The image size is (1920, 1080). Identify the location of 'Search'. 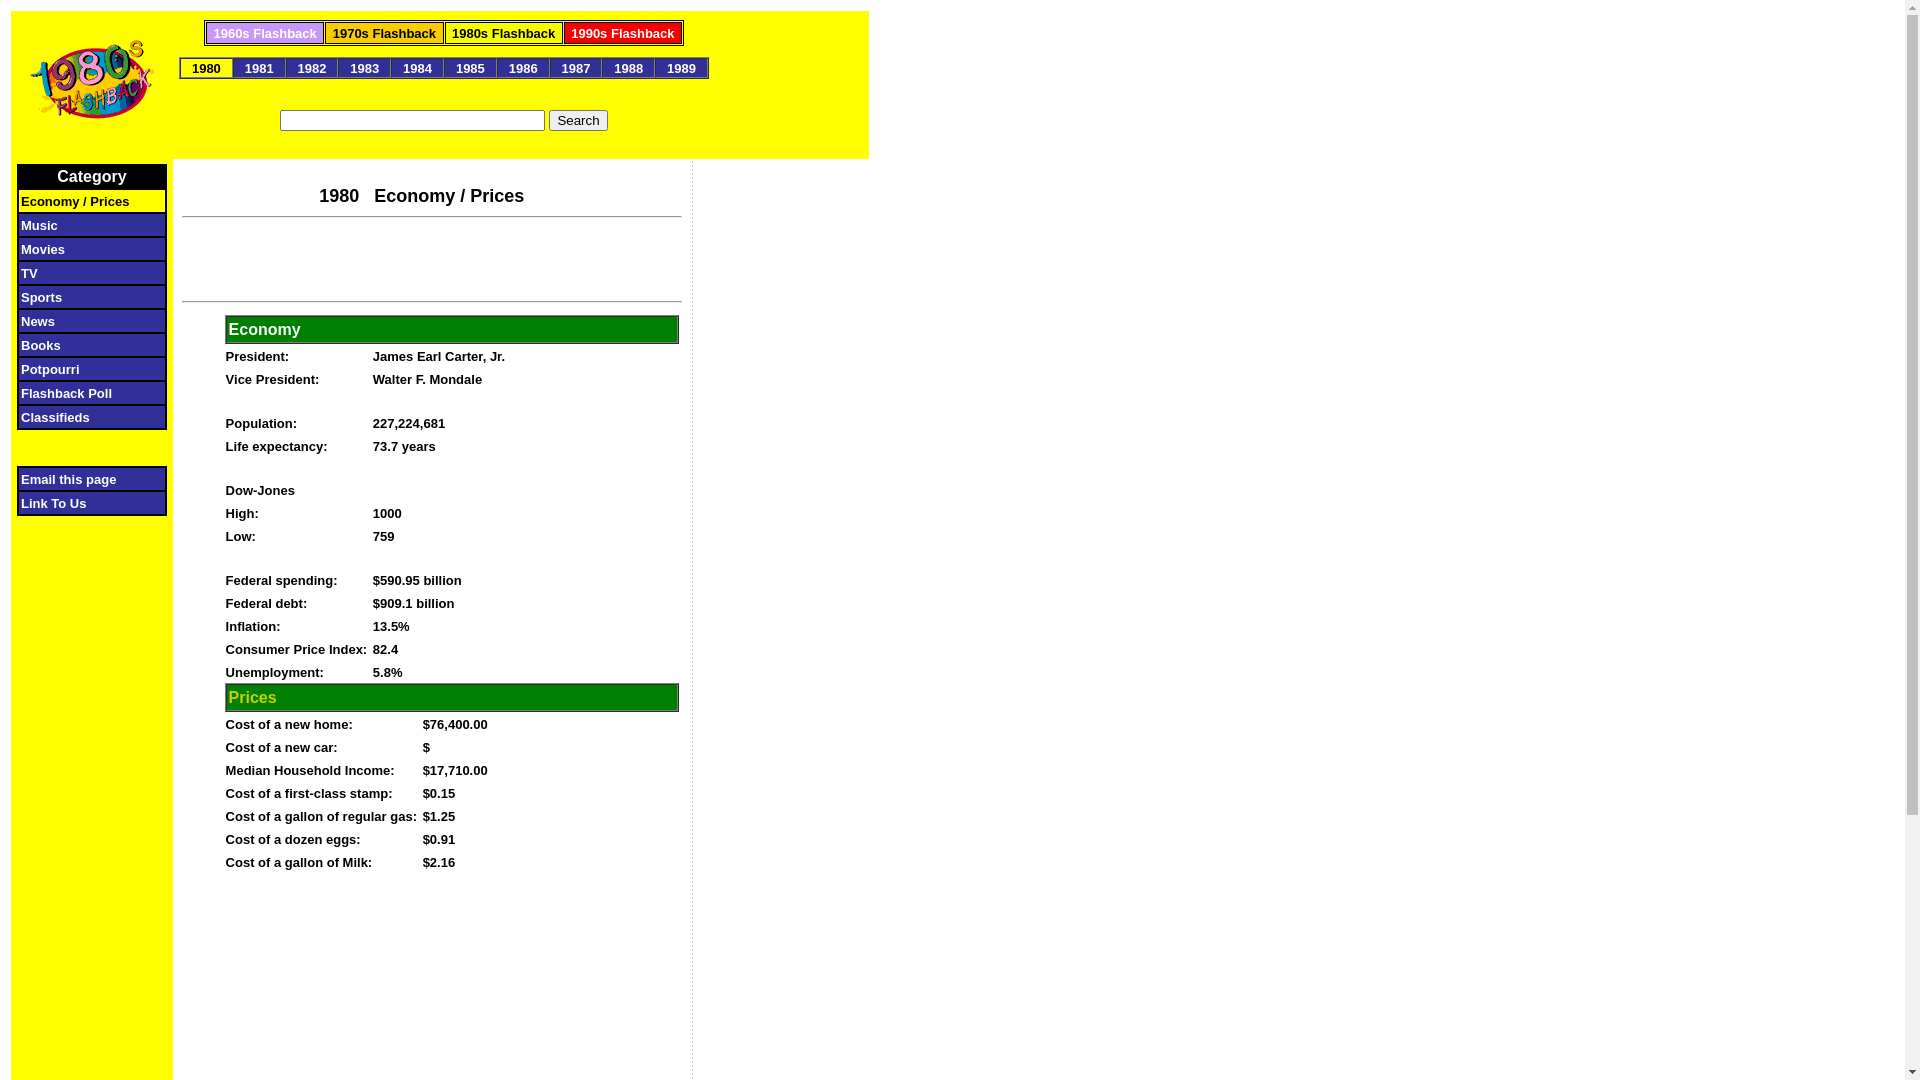
(576, 120).